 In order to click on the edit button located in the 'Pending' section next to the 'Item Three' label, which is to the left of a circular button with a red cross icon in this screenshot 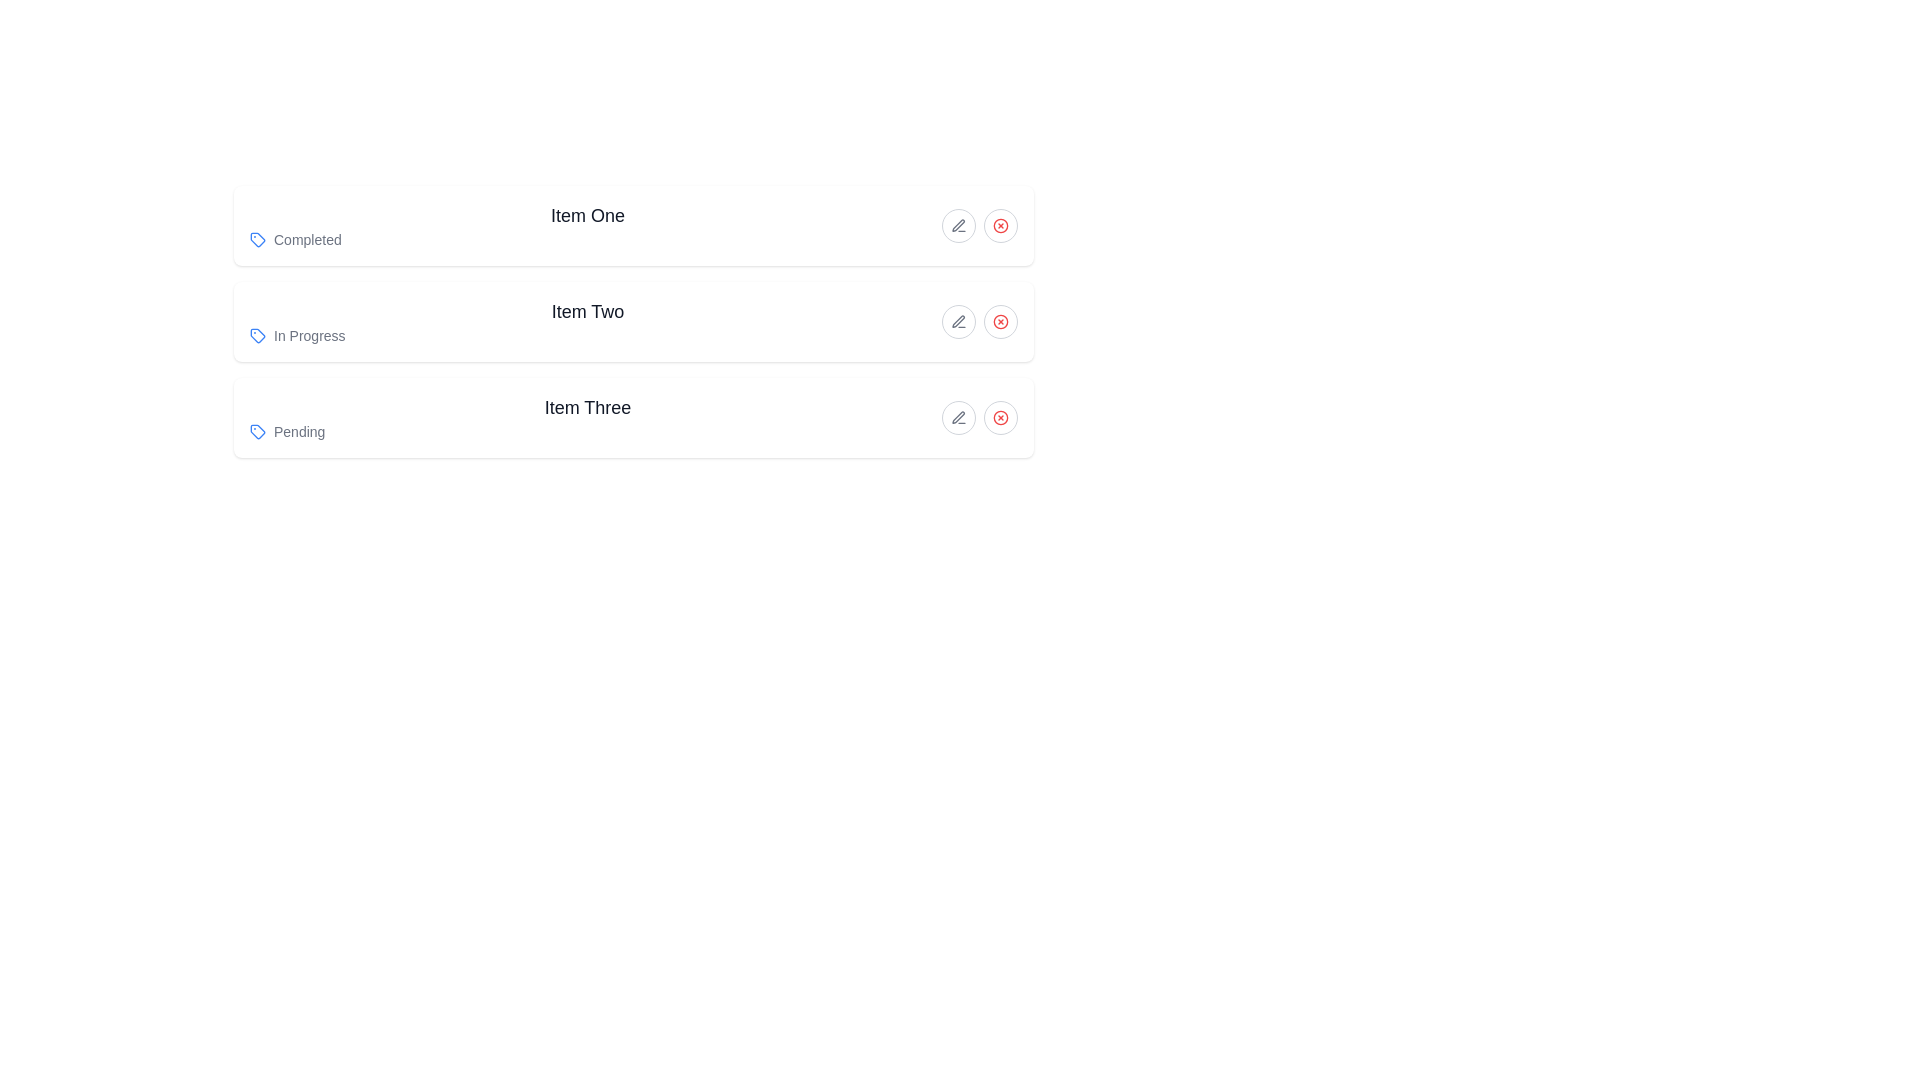, I will do `click(958, 416)`.